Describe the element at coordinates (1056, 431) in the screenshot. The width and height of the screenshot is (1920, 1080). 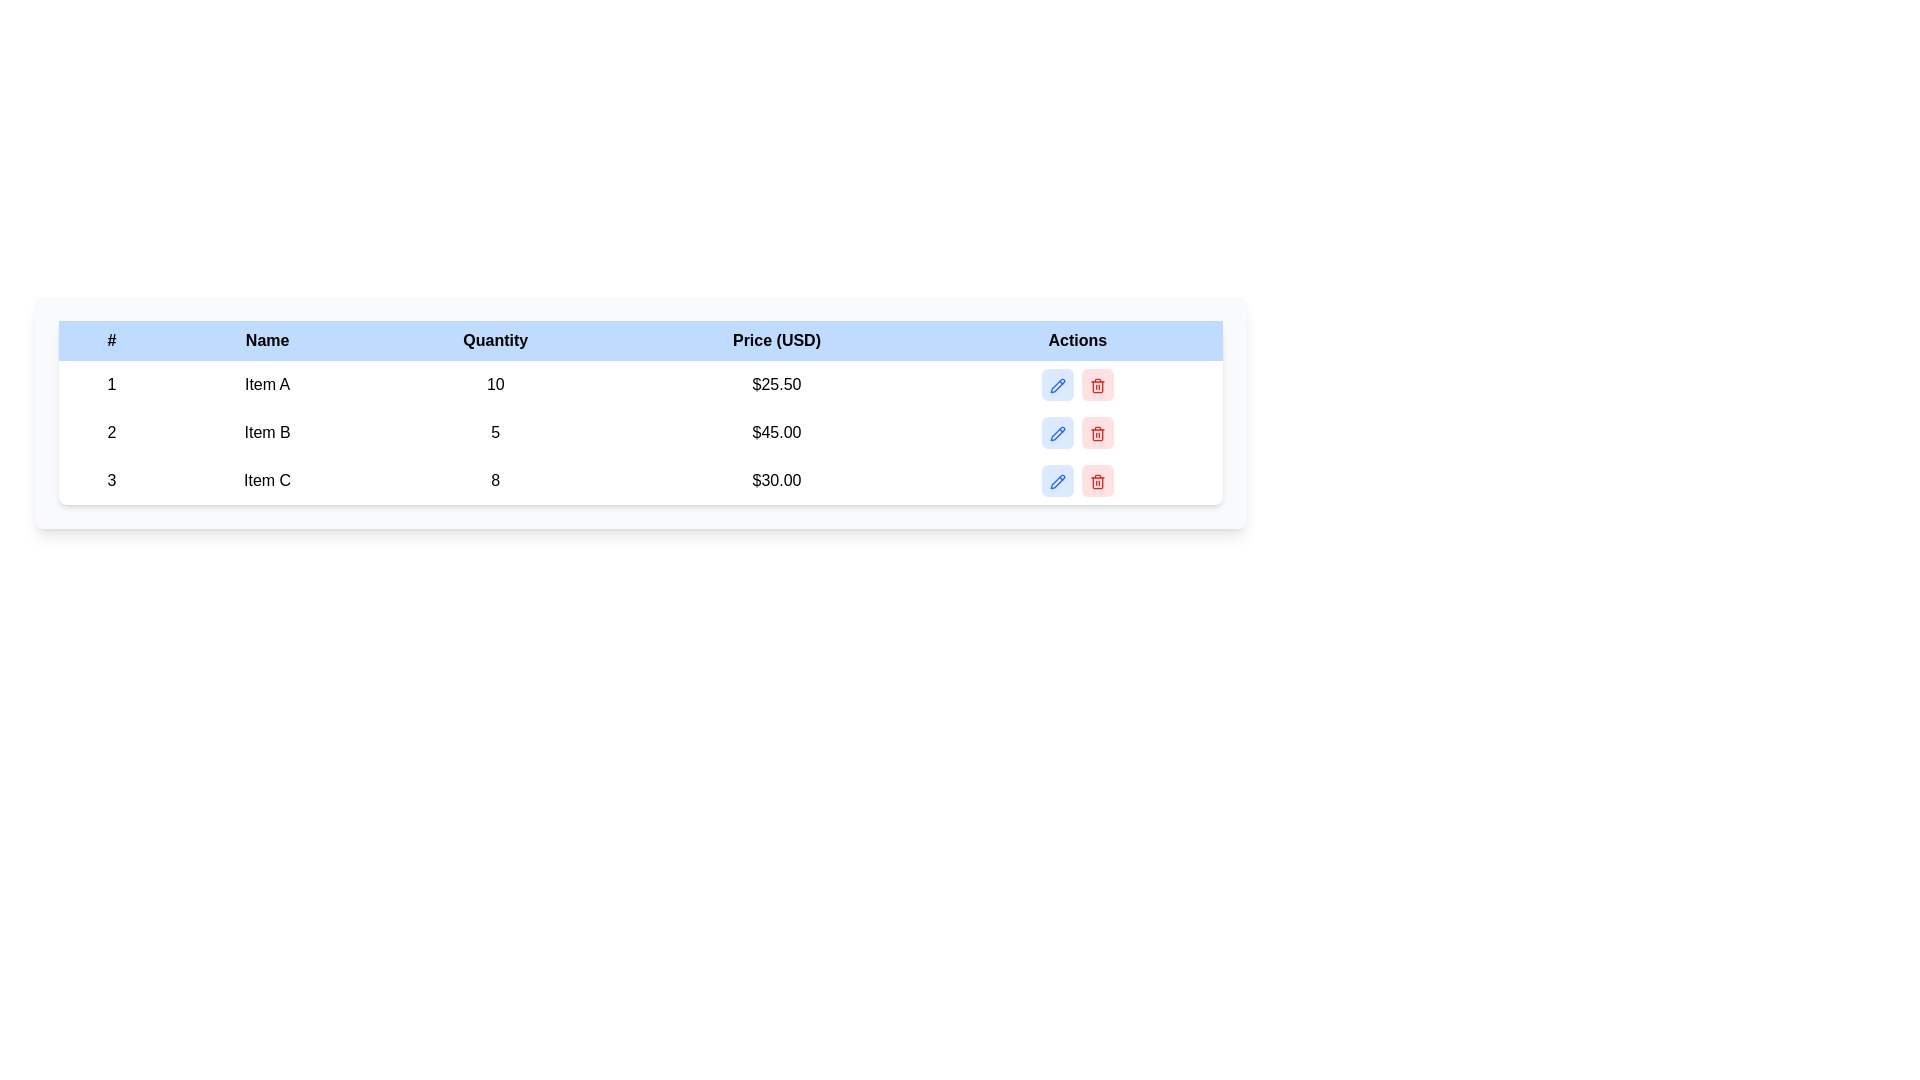
I see `the blue button with a pencil icon in the 'Actions' column of the second row to initiate an editing action` at that location.